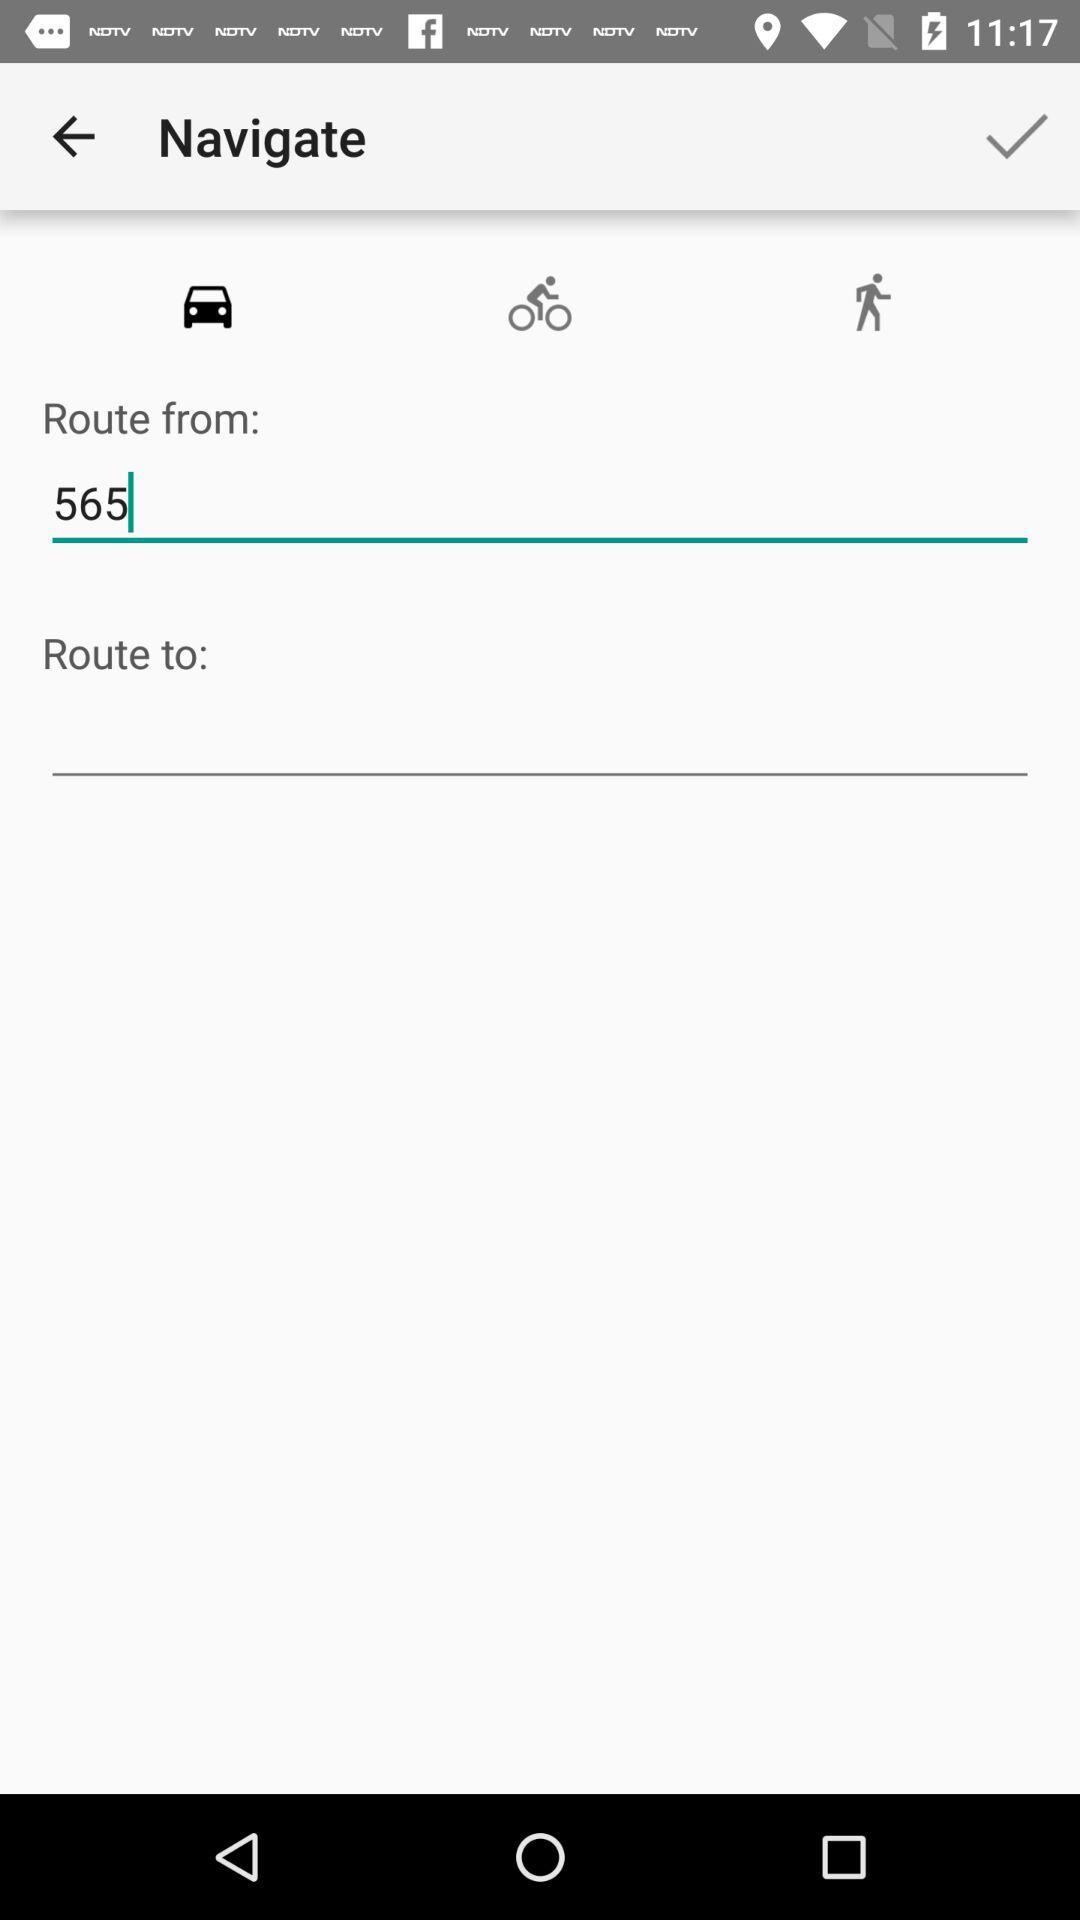  I want to click on app next to navigate, so click(72, 135).